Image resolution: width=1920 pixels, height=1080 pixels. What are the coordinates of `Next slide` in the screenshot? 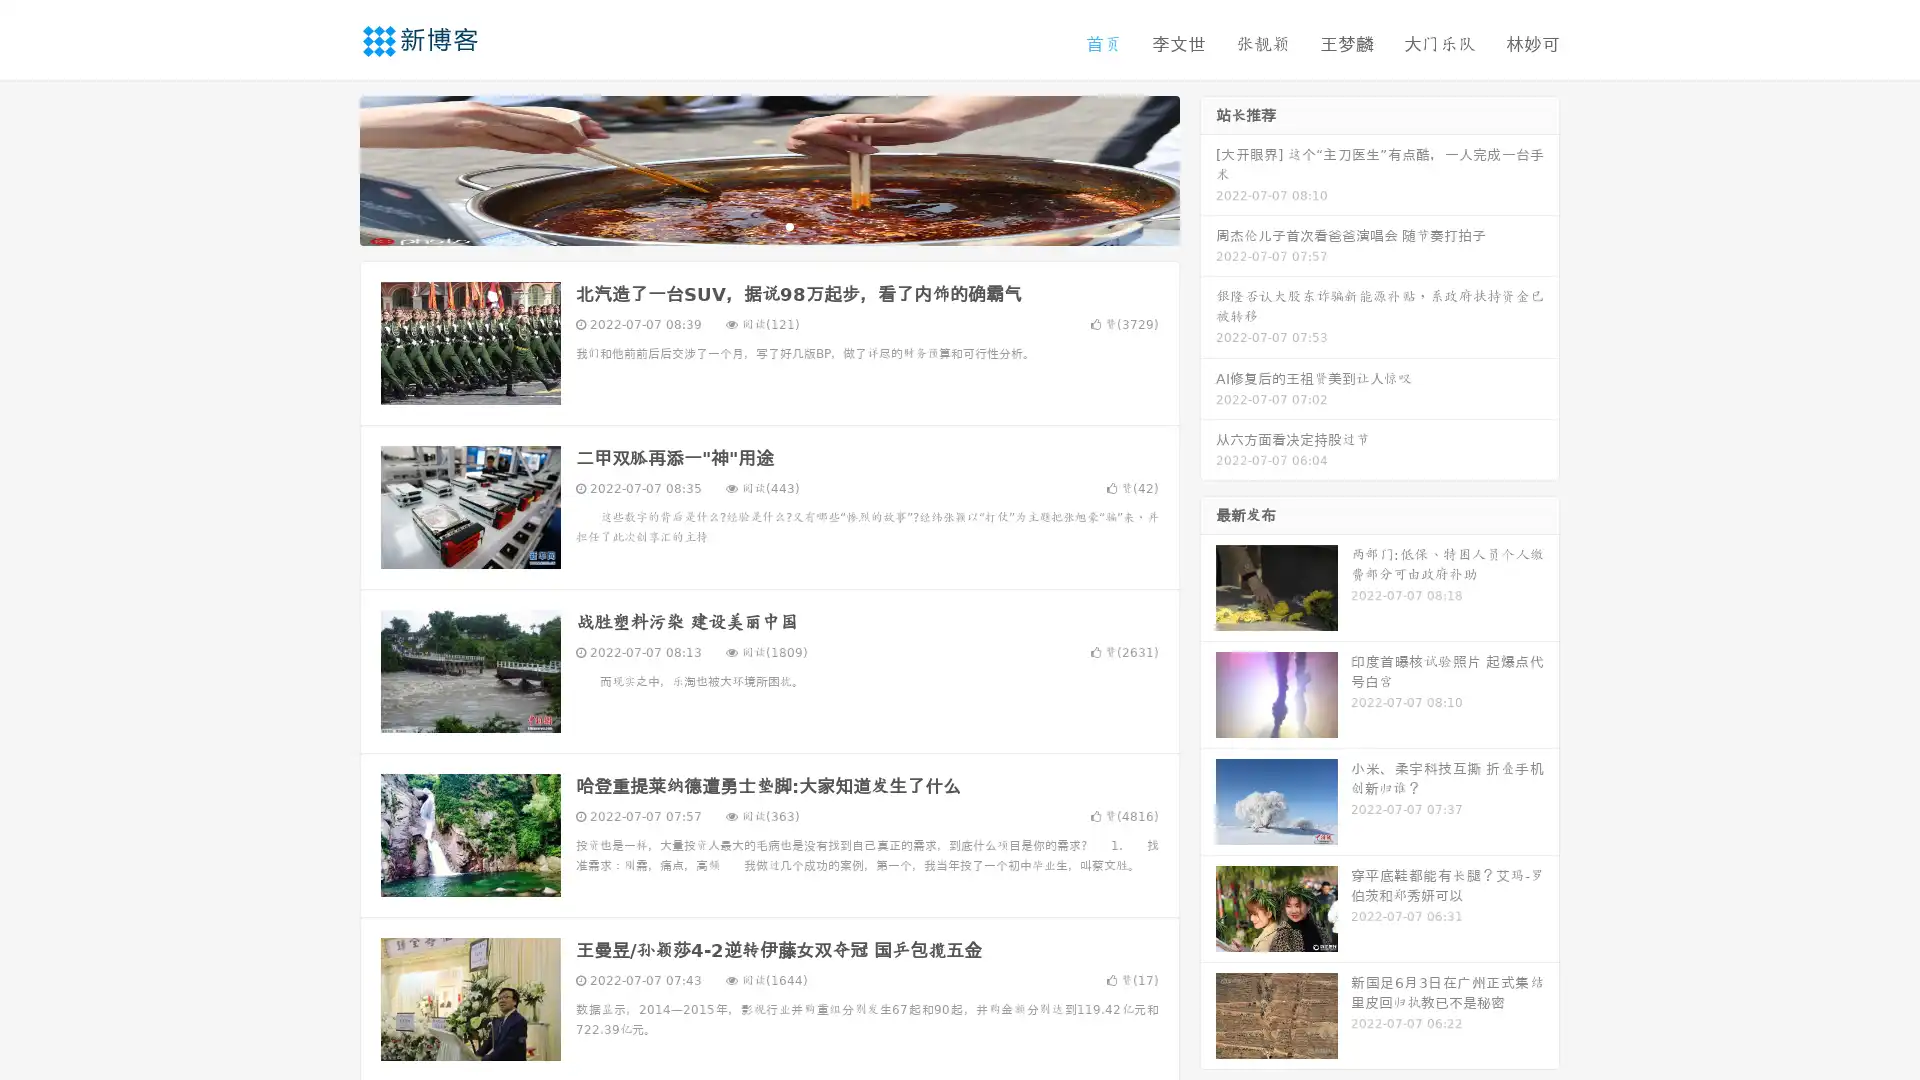 It's located at (1208, 168).